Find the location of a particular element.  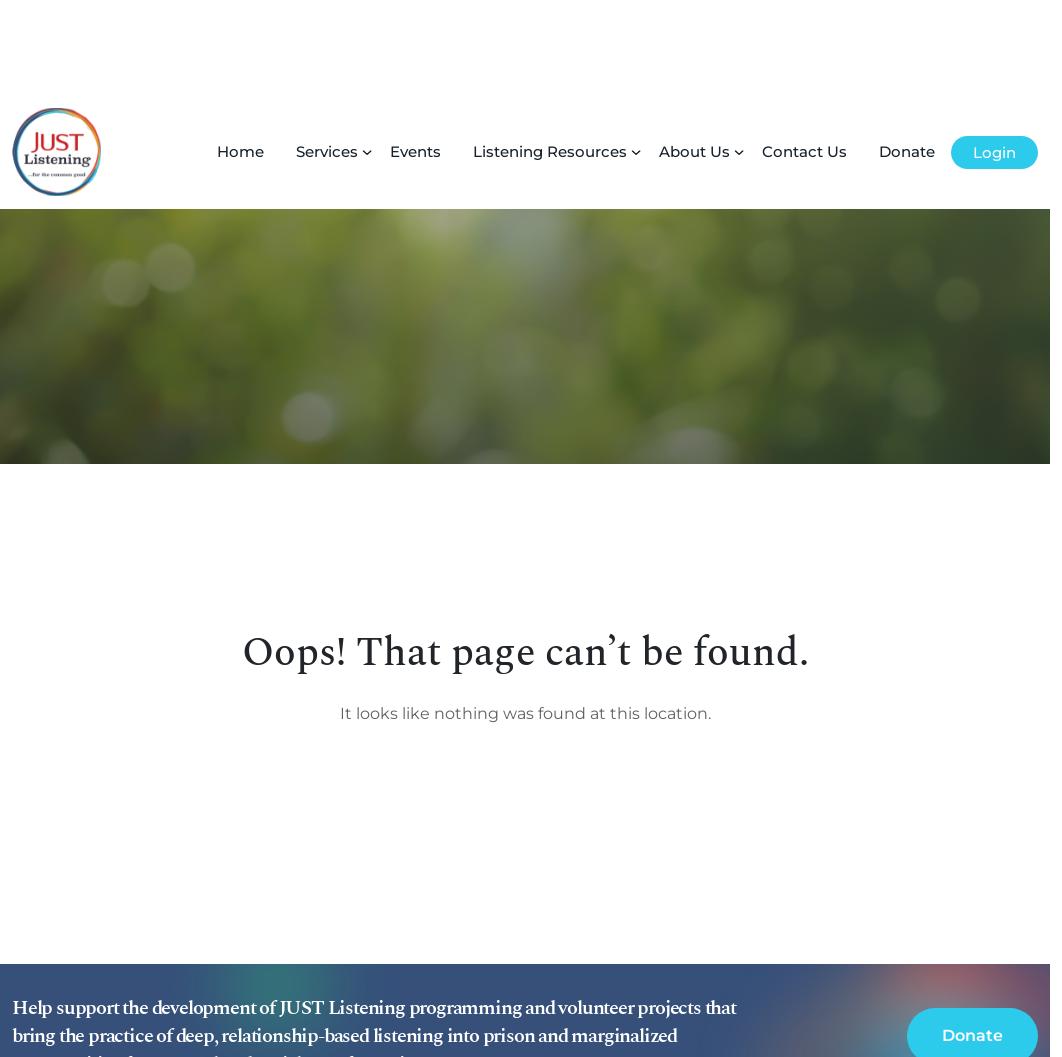

'About Us' is located at coordinates (694, 56).